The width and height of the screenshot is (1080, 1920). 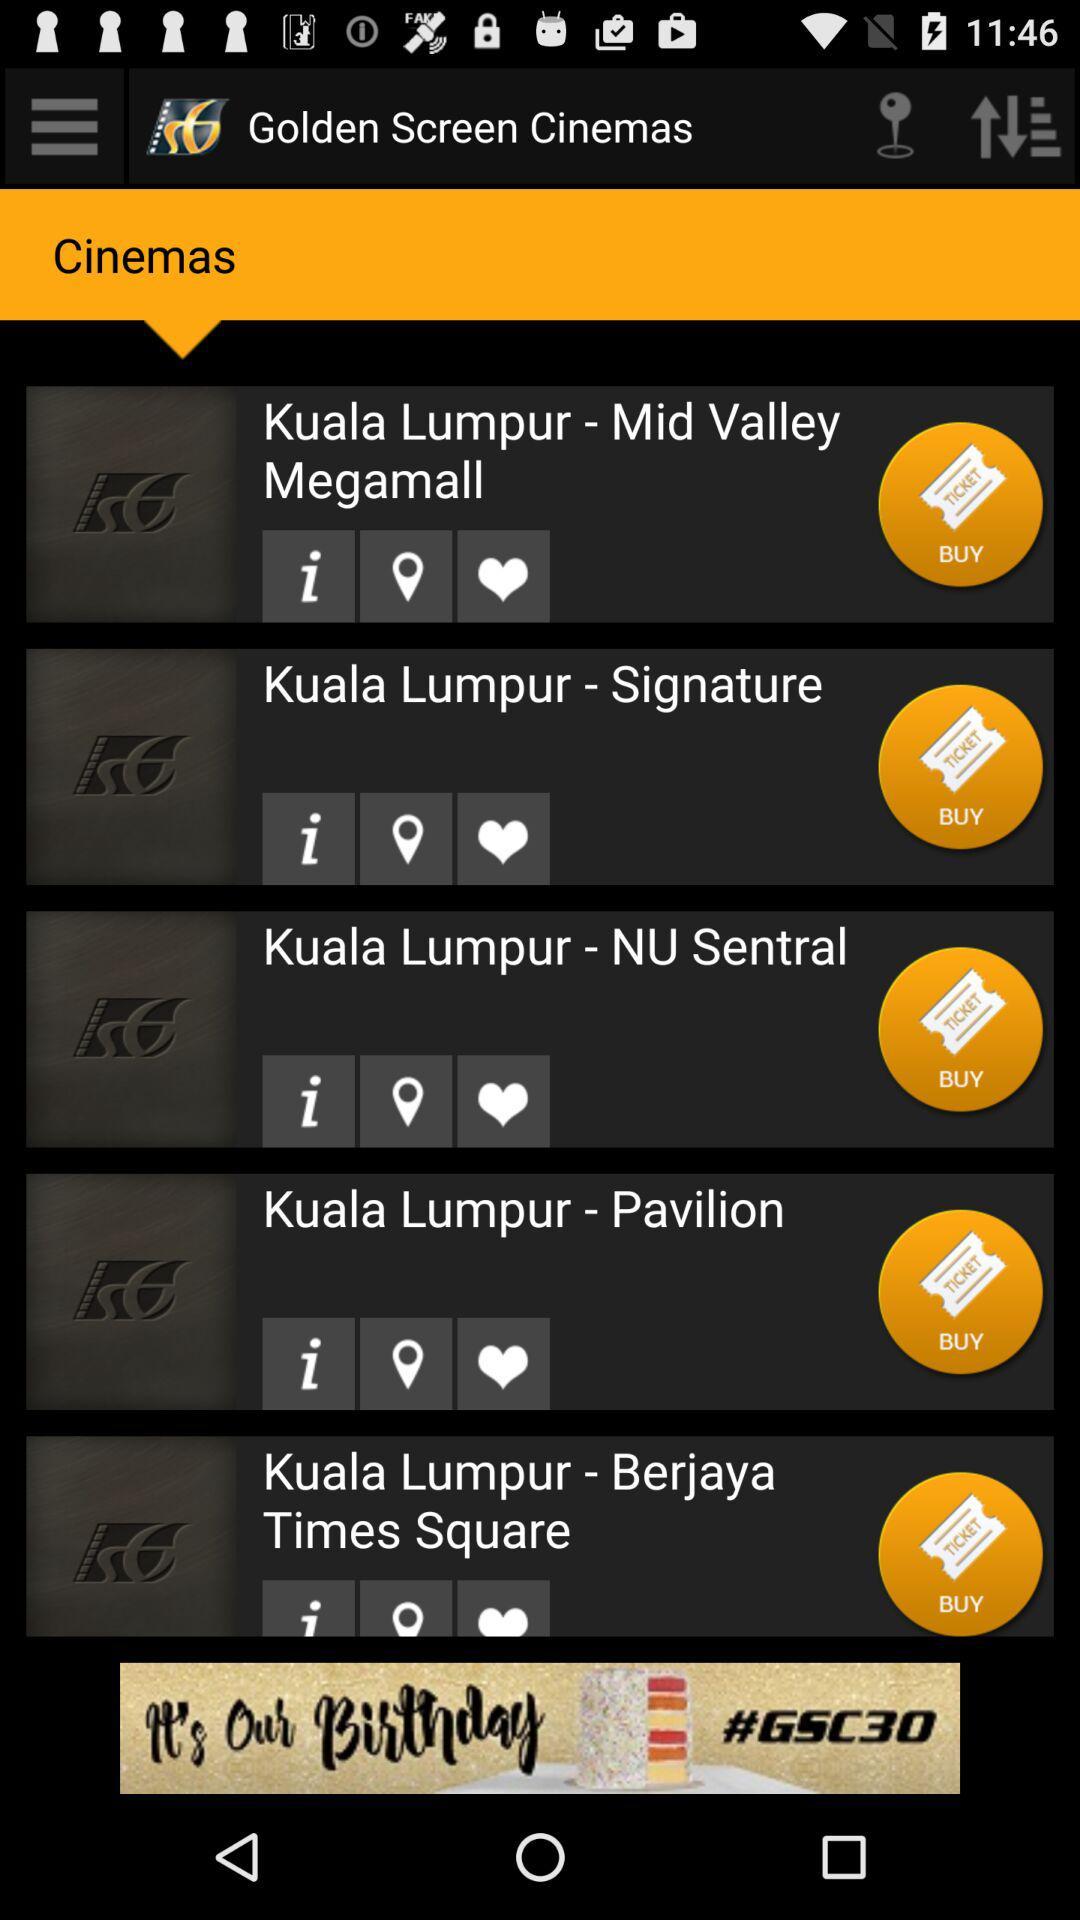 What do you see at coordinates (405, 575) in the screenshot?
I see `location button` at bounding box center [405, 575].